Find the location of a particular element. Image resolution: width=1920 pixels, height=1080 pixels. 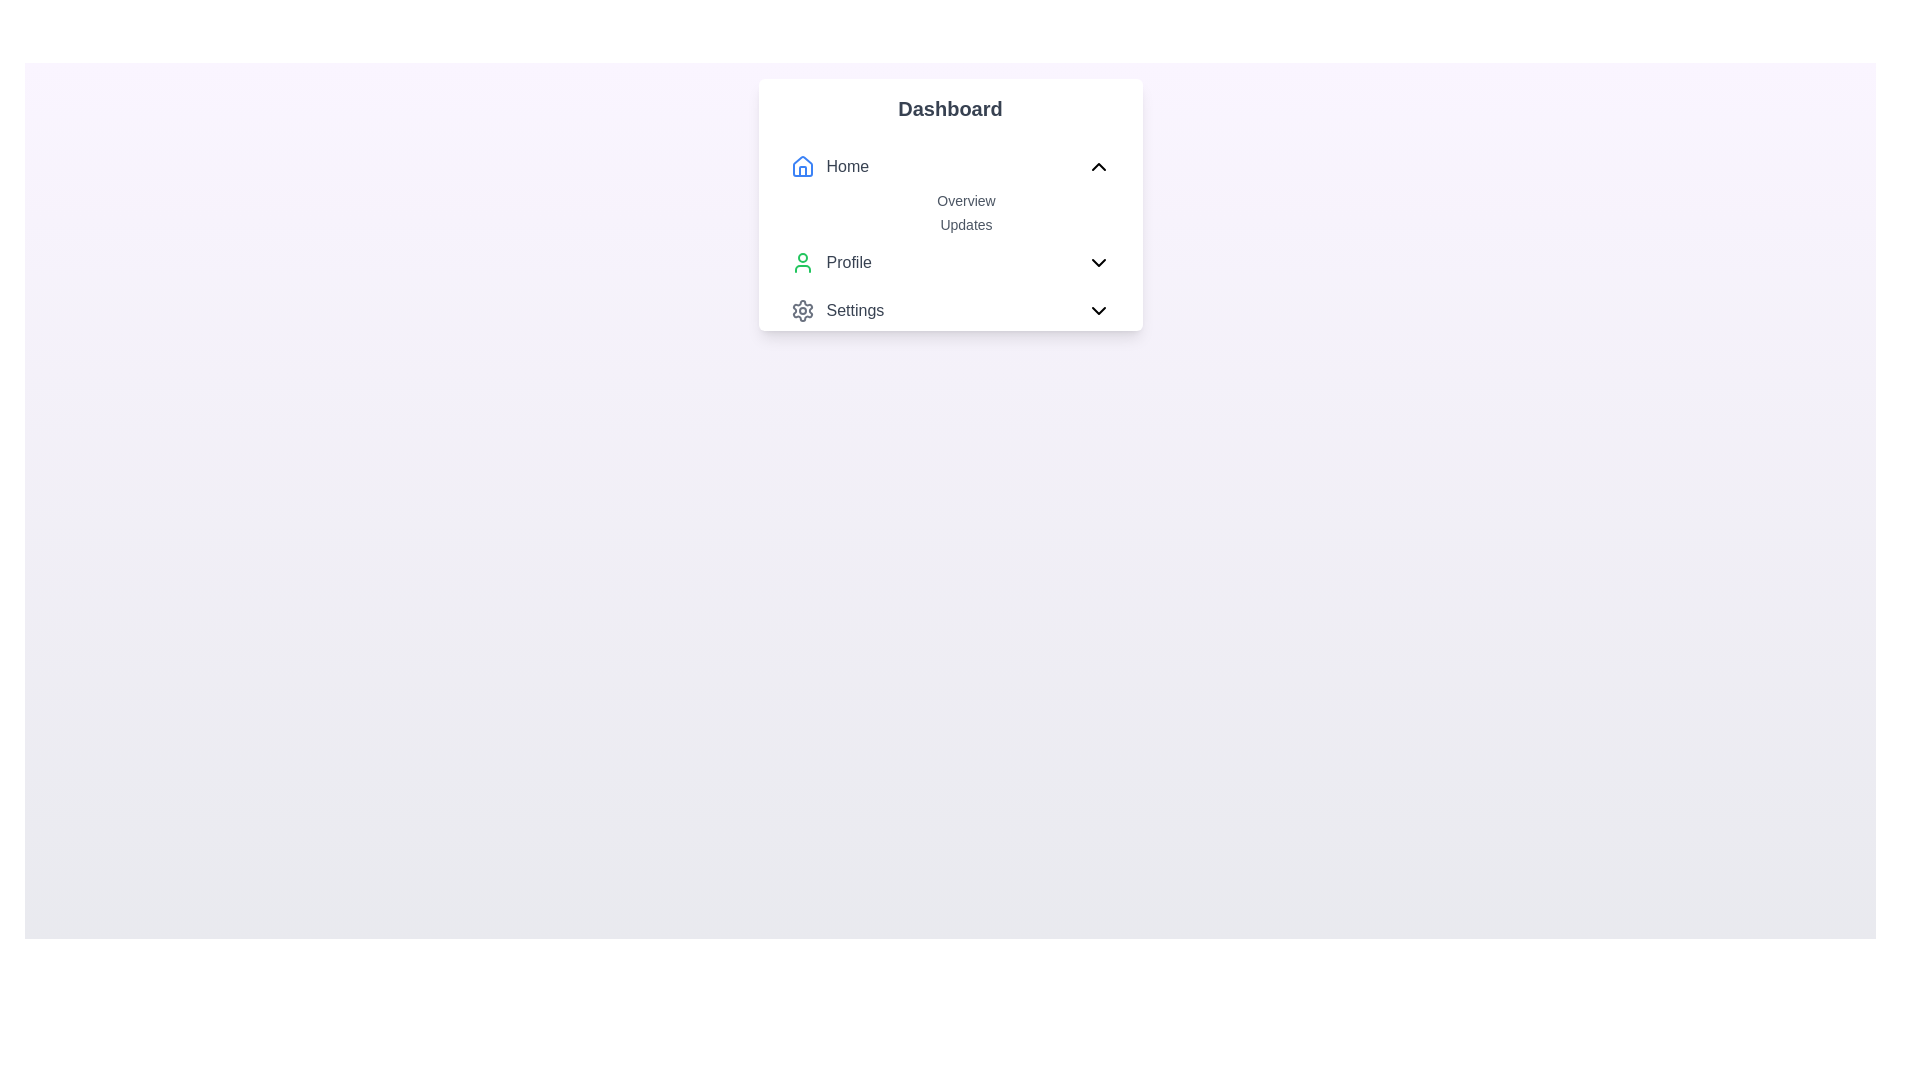

the blue house icon is located at coordinates (802, 165).